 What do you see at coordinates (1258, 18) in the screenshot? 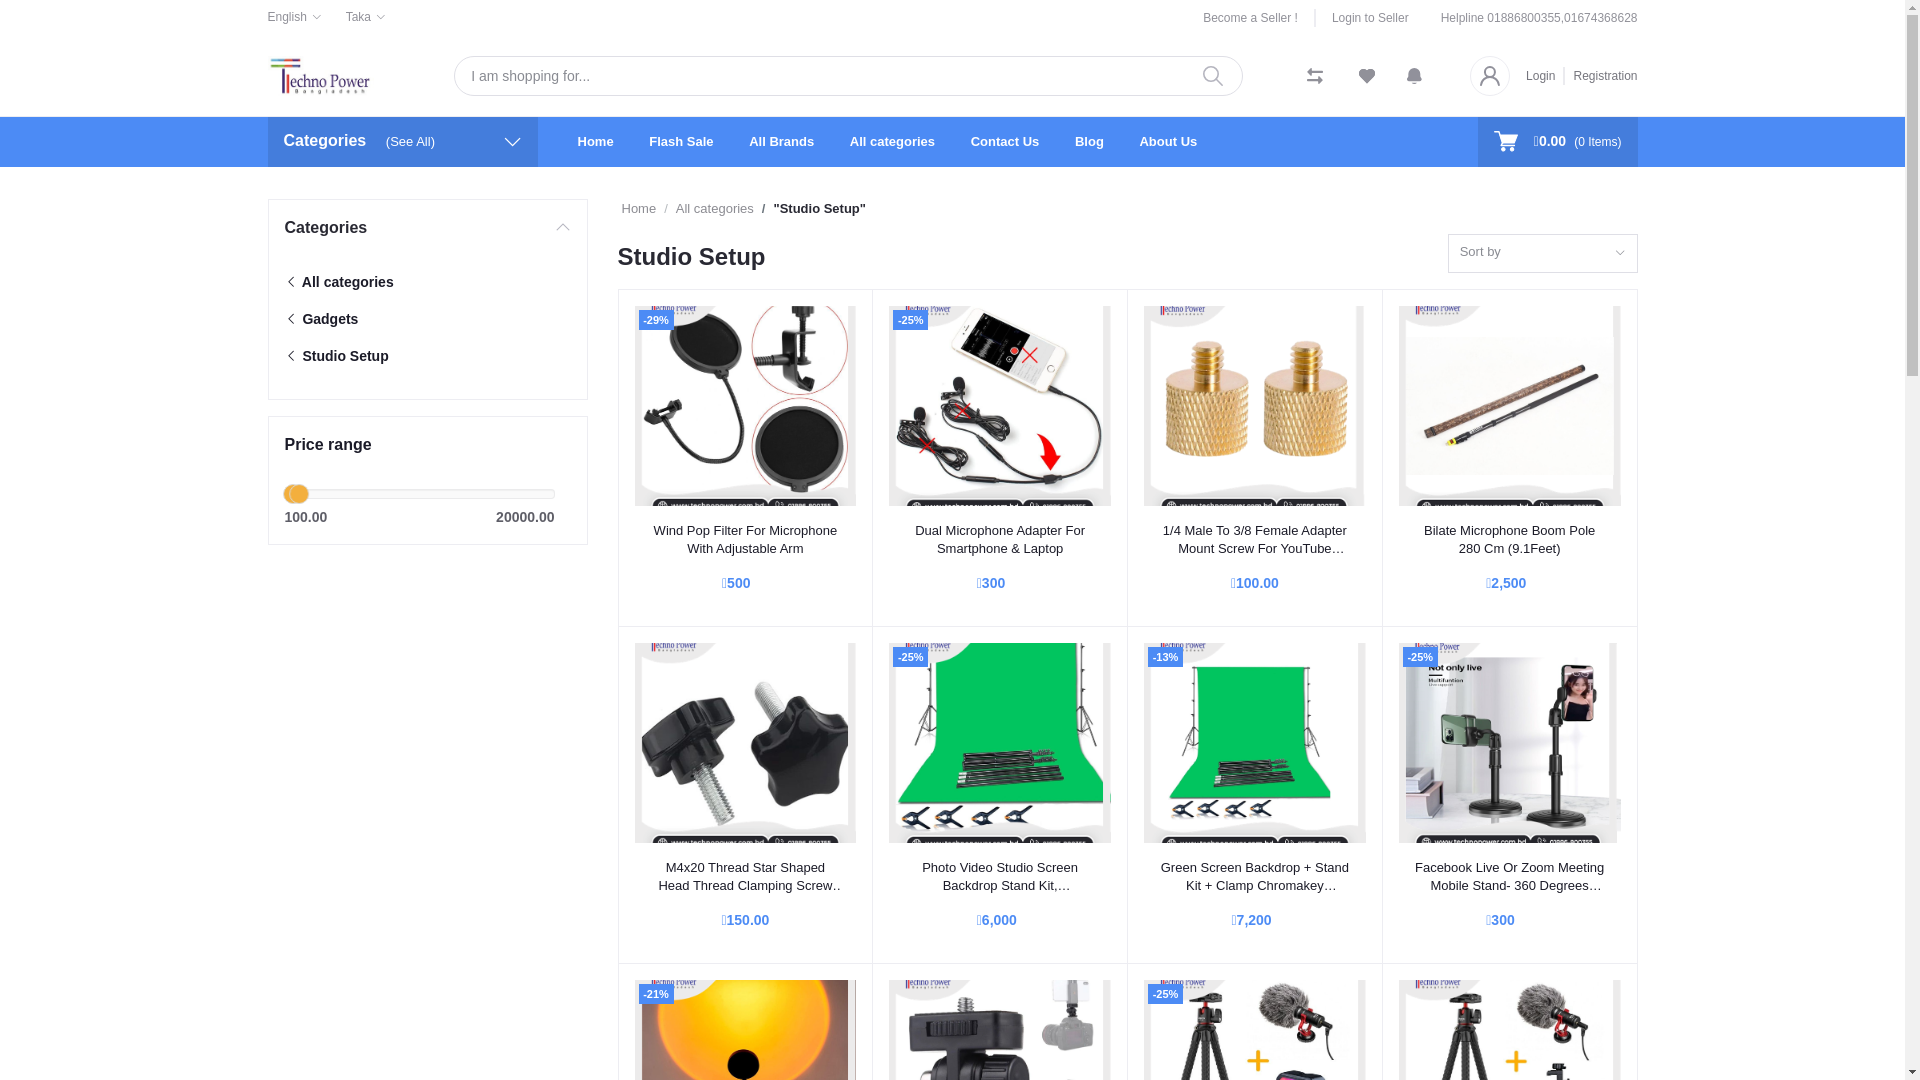
I see `'Become a Seller !'` at bounding box center [1258, 18].